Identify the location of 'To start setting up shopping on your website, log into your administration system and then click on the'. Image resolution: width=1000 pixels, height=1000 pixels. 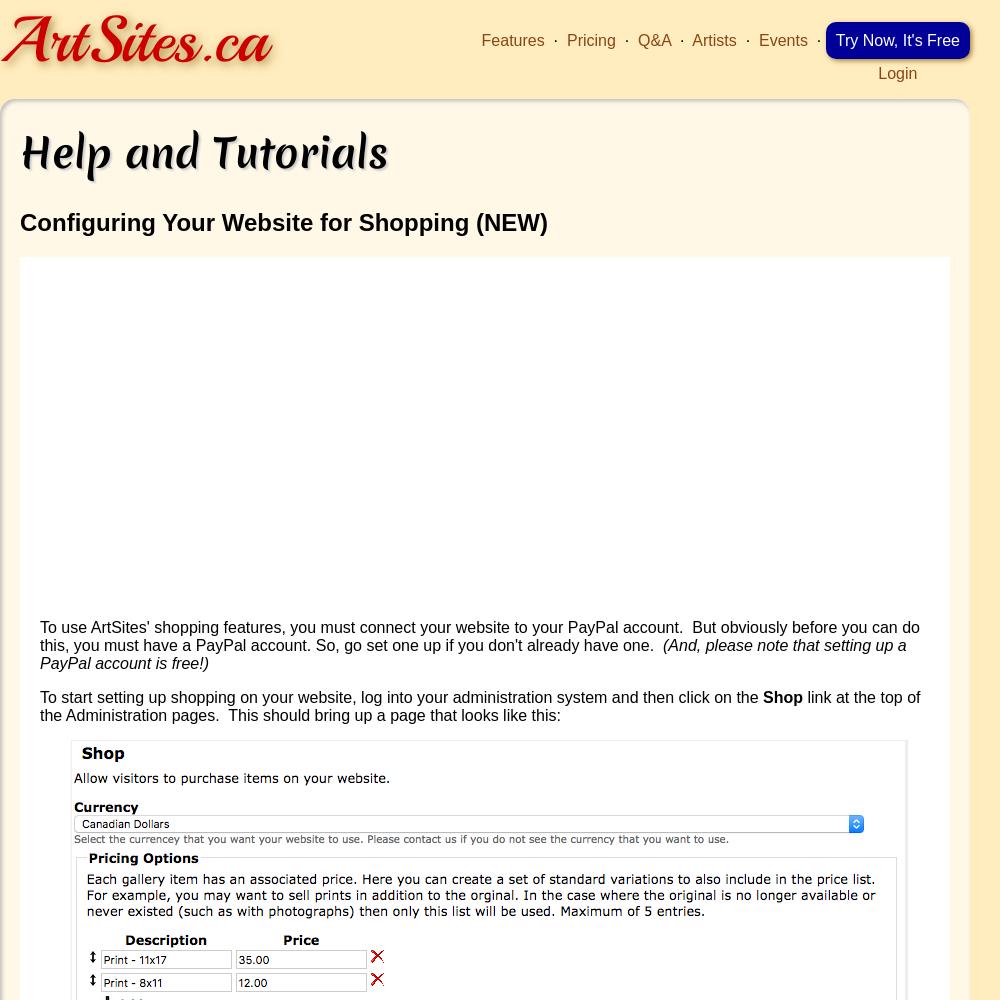
(401, 695).